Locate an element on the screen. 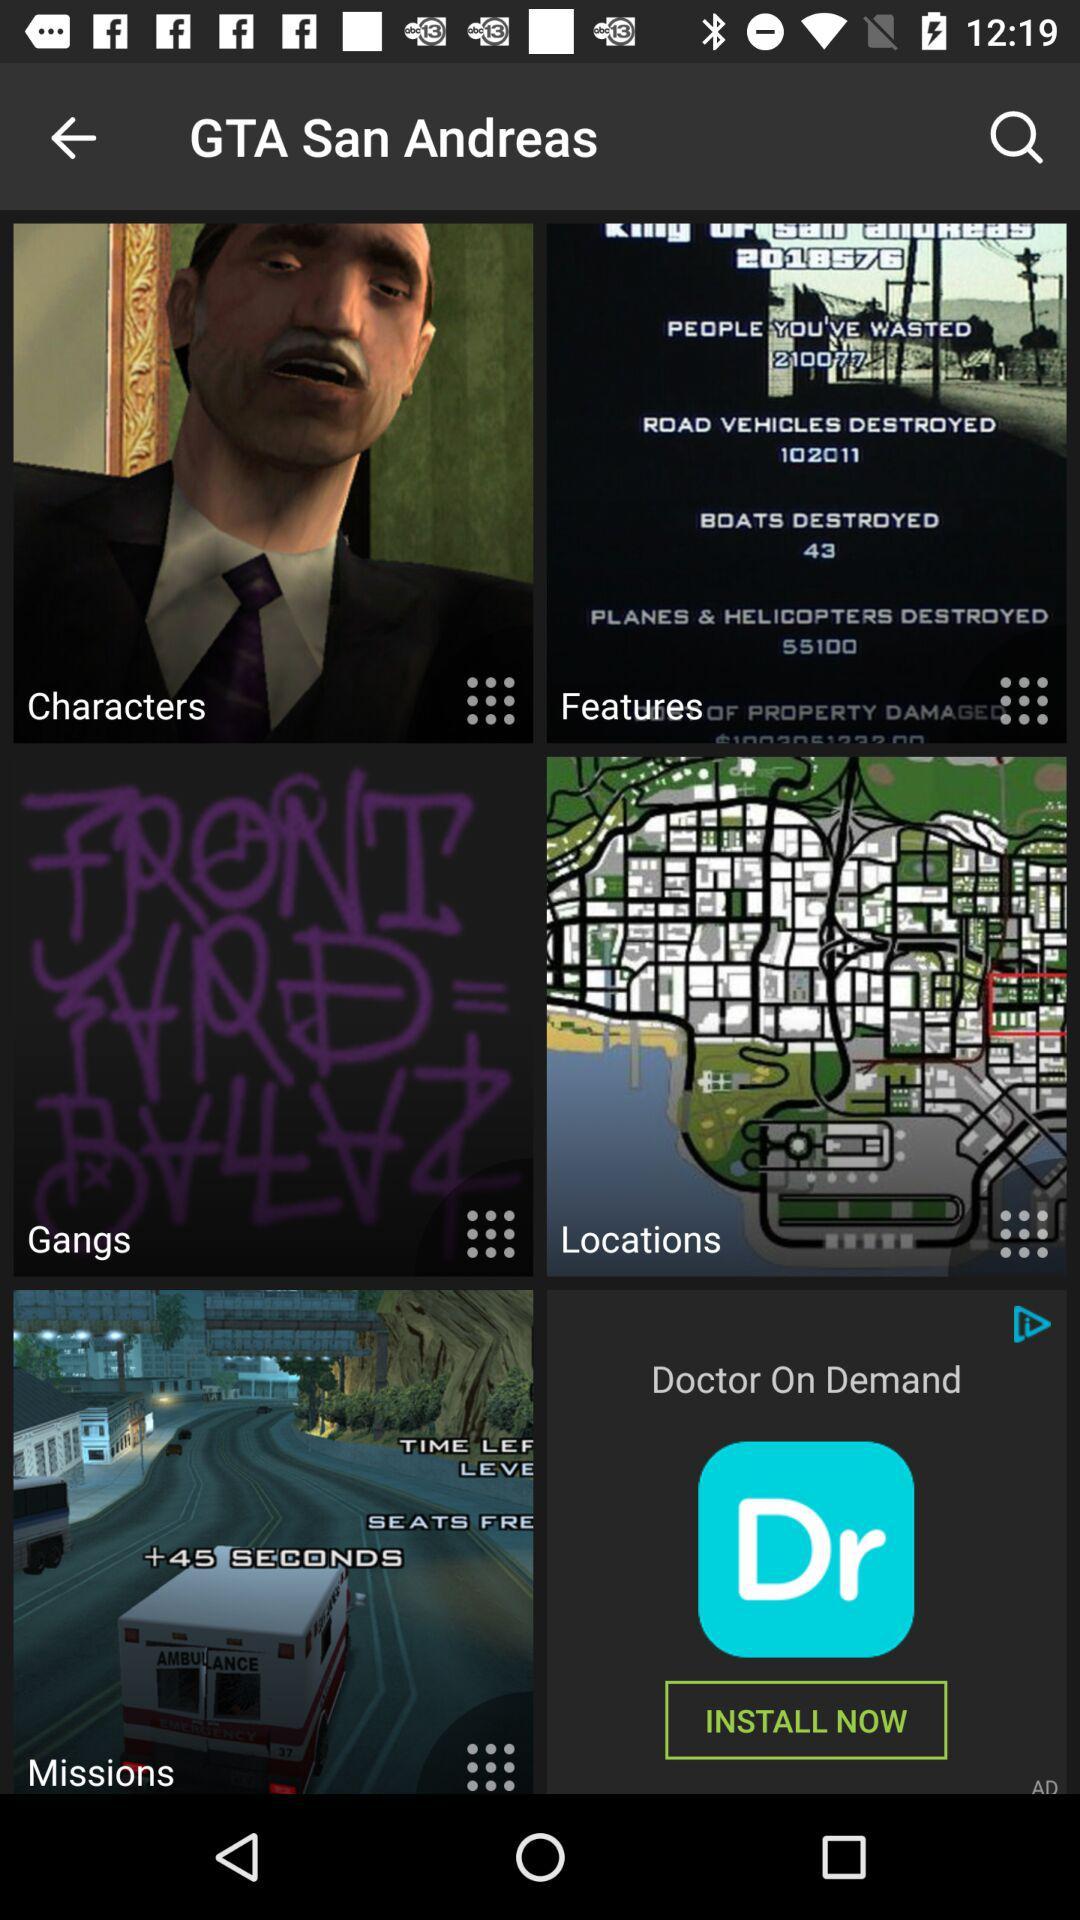  the item above install now is located at coordinates (805, 1548).